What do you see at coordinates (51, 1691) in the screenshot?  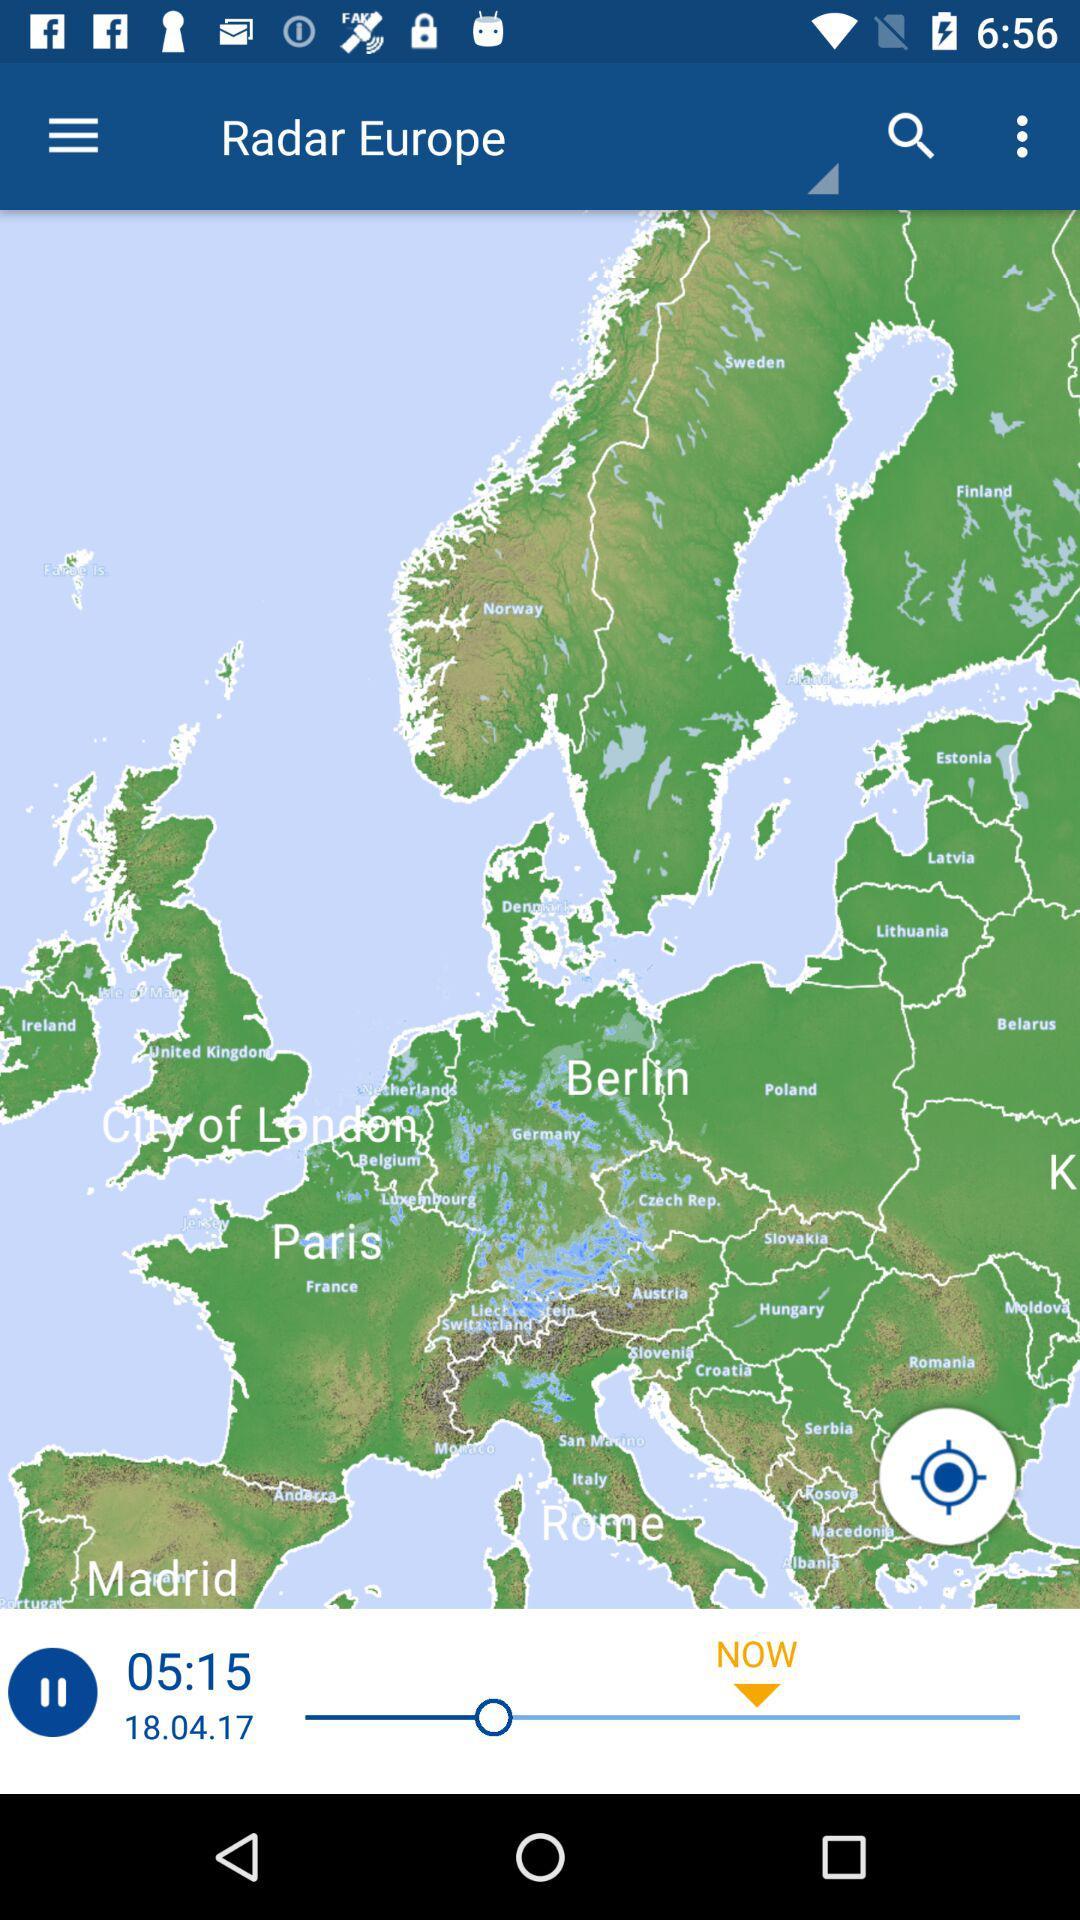 I see `pass botten` at bounding box center [51, 1691].